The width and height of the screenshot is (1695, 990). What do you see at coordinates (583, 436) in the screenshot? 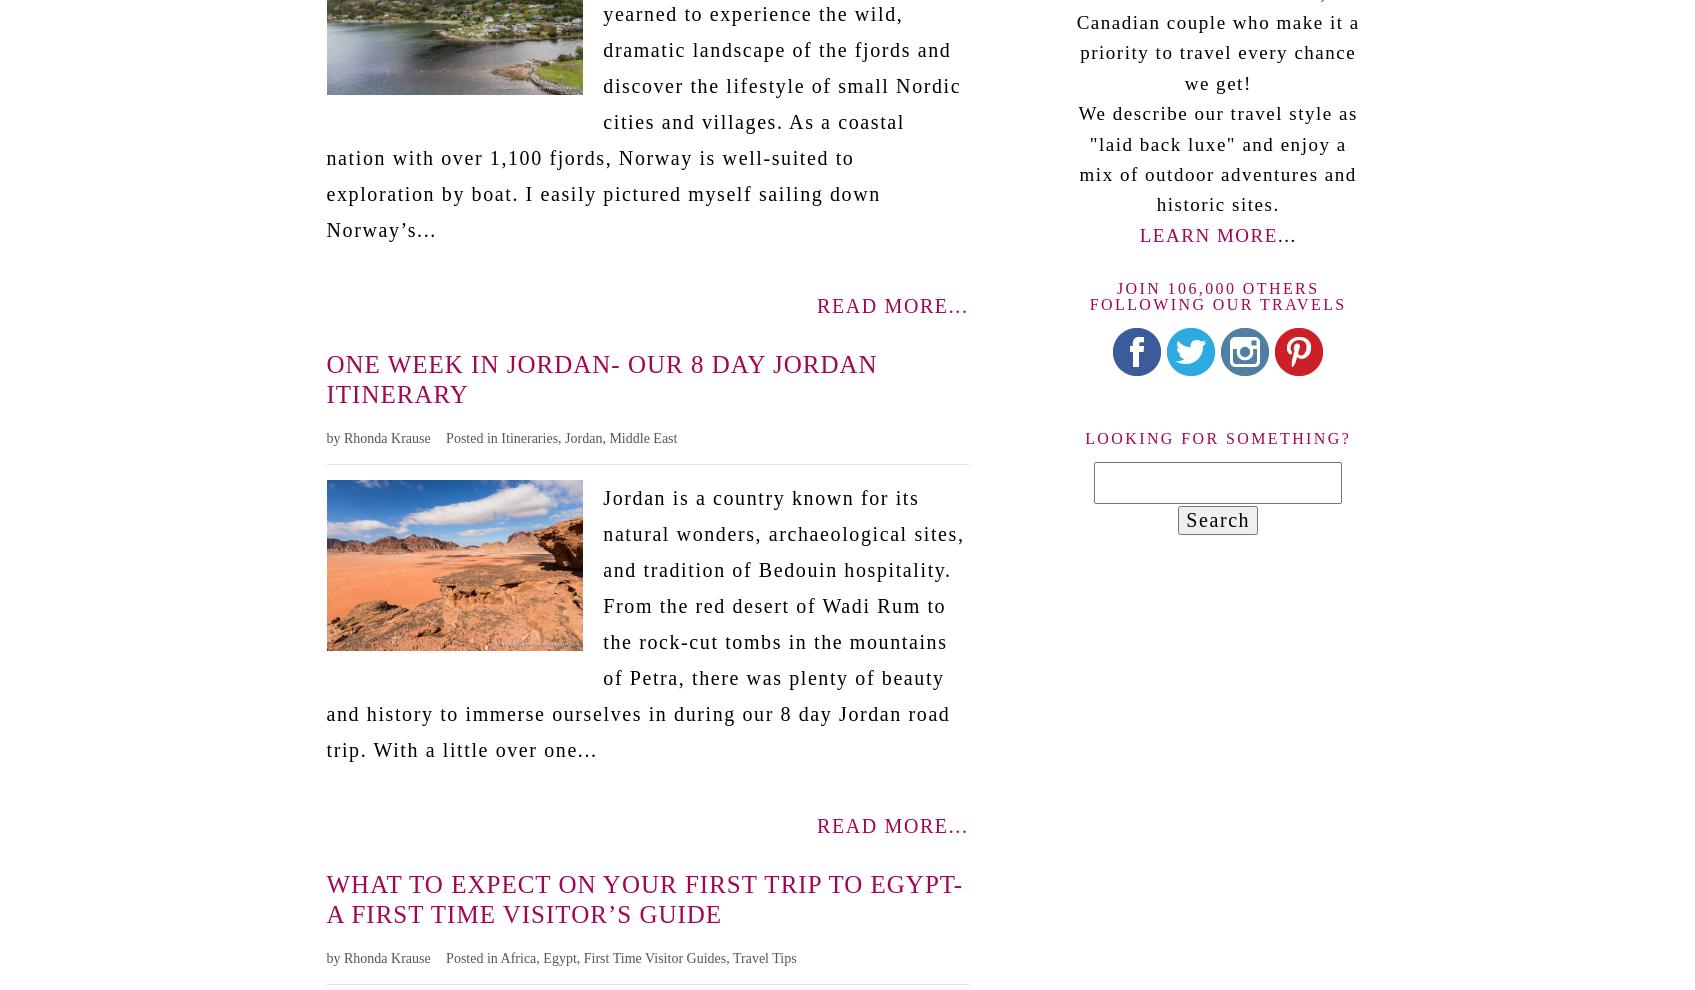
I see `'Jordan'` at bounding box center [583, 436].